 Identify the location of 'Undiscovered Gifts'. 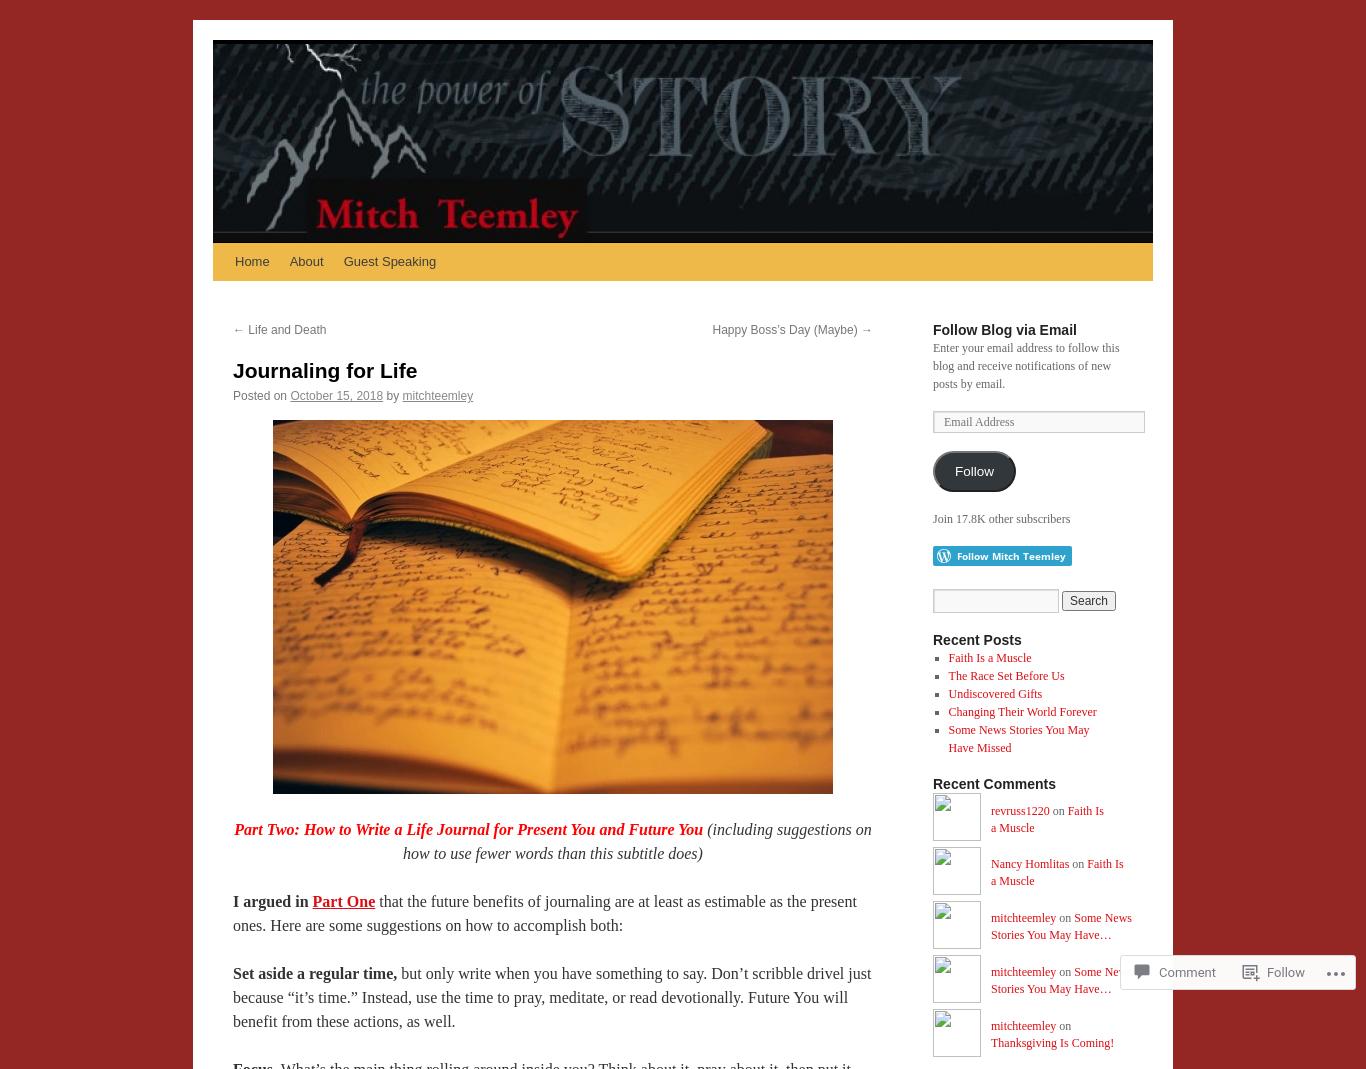
(994, 692).